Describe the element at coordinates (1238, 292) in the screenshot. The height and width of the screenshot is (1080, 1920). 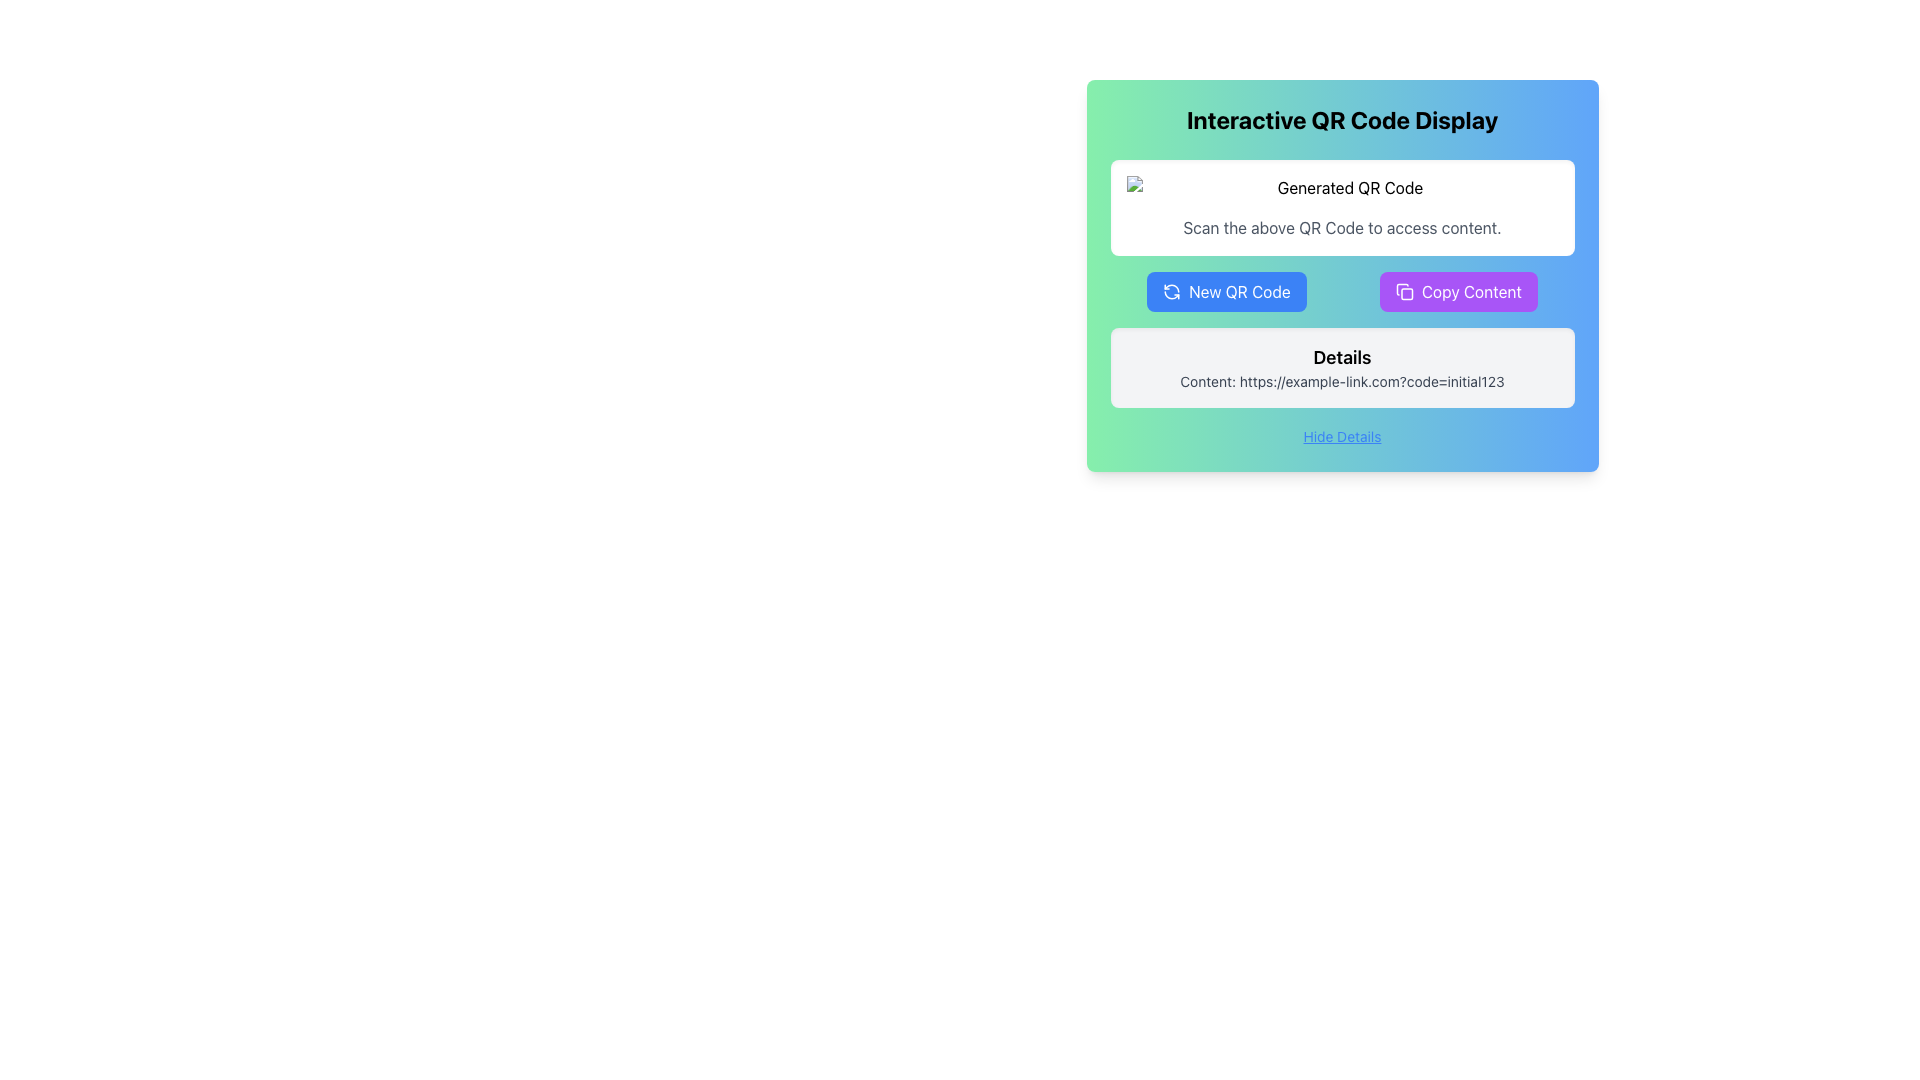
I see `the 'New QR Code' static text label within the interactive button` at that location.